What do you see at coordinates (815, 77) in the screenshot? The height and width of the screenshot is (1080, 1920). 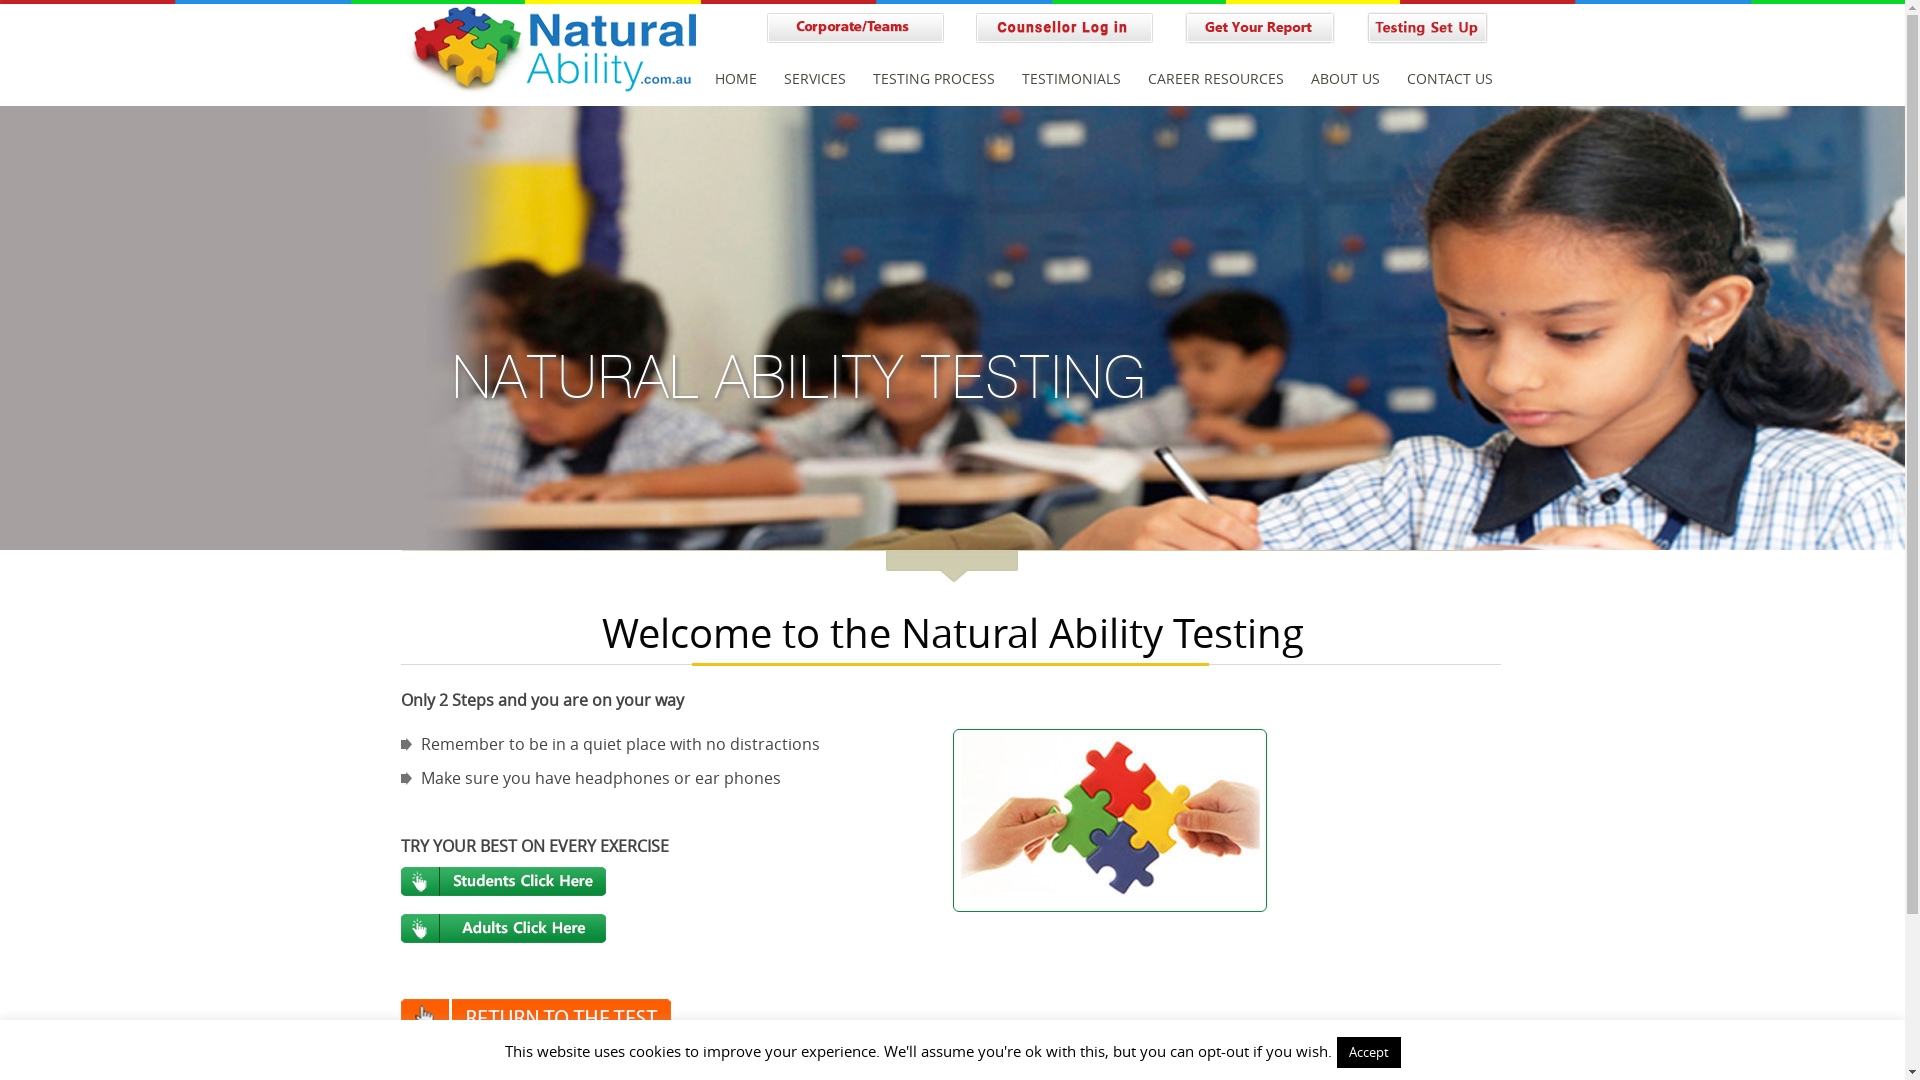 I see `'SERVICES'` at bounding box center [815, 77].